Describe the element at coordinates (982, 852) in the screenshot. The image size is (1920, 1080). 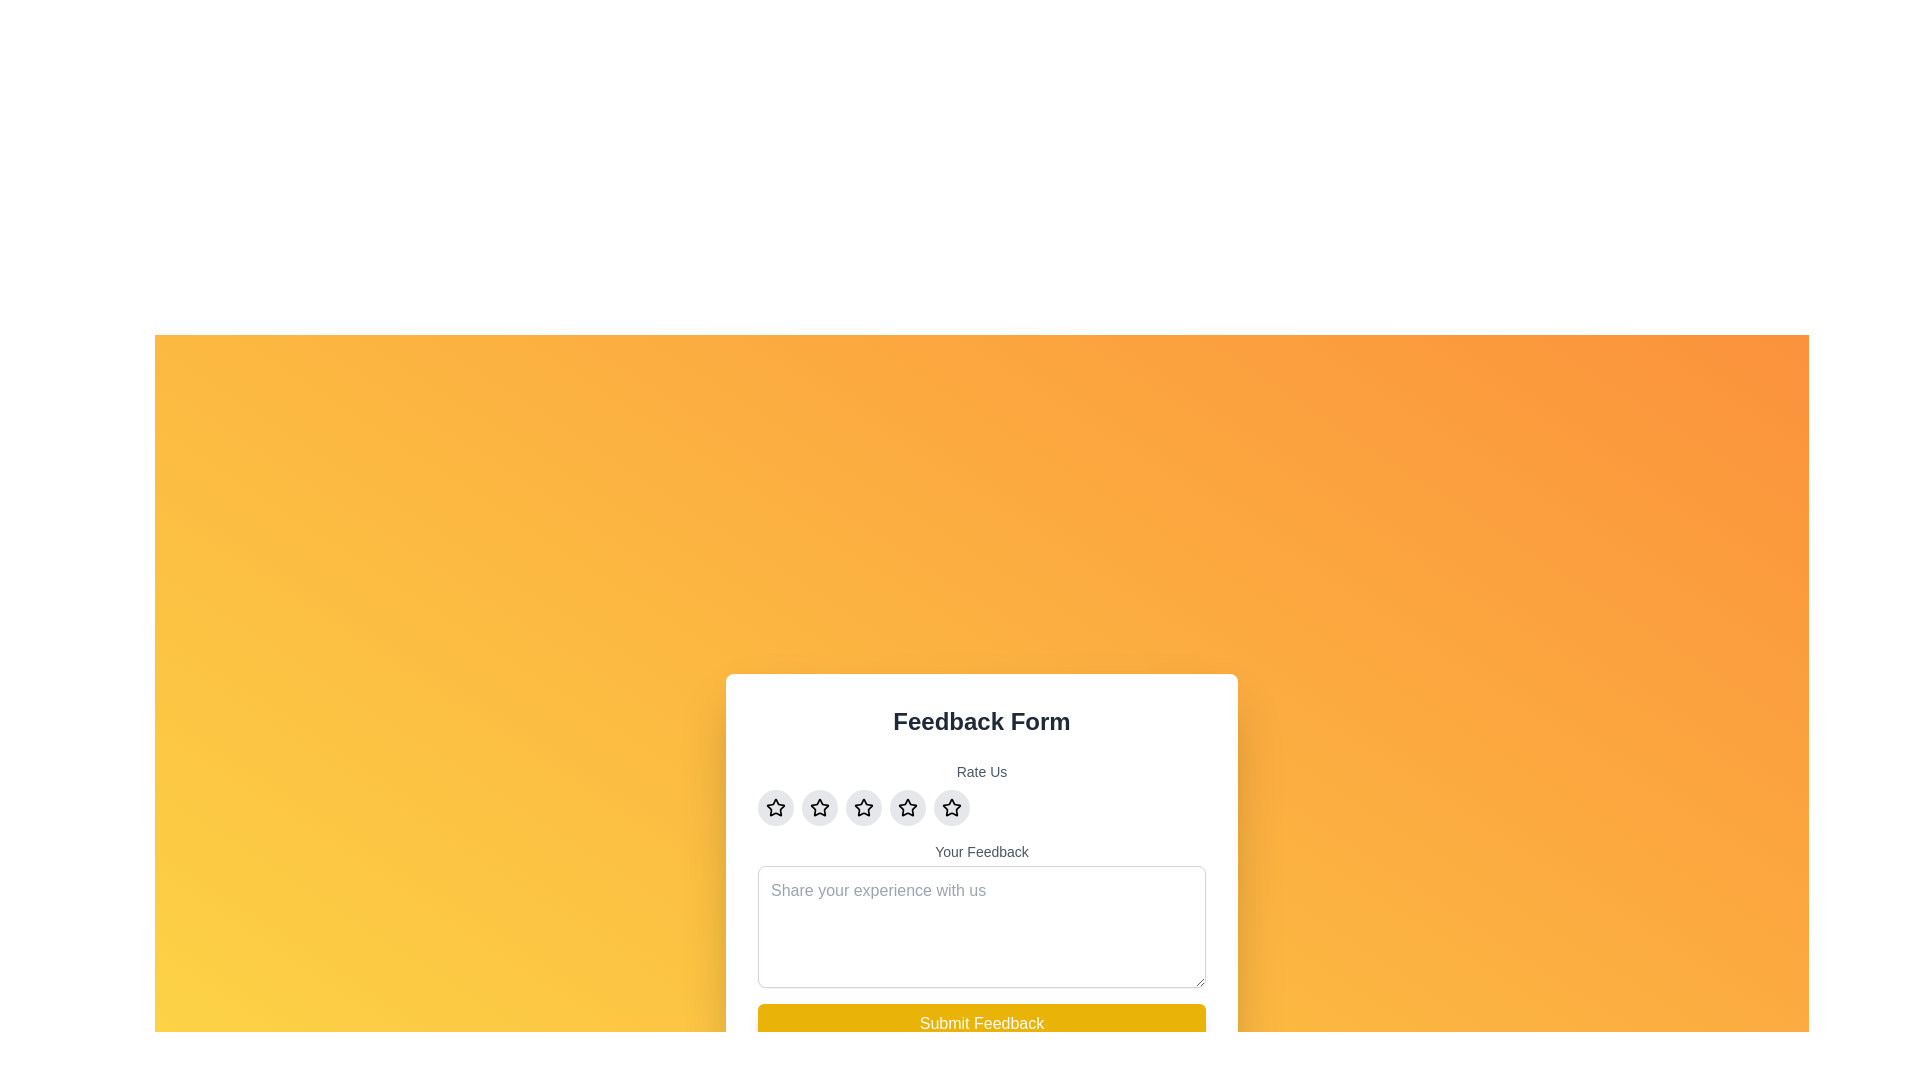
I see `the 'Your Feedback' label, which is a small, gray text label positioned beneath the star rating icons and above the feedback text area` at that location.